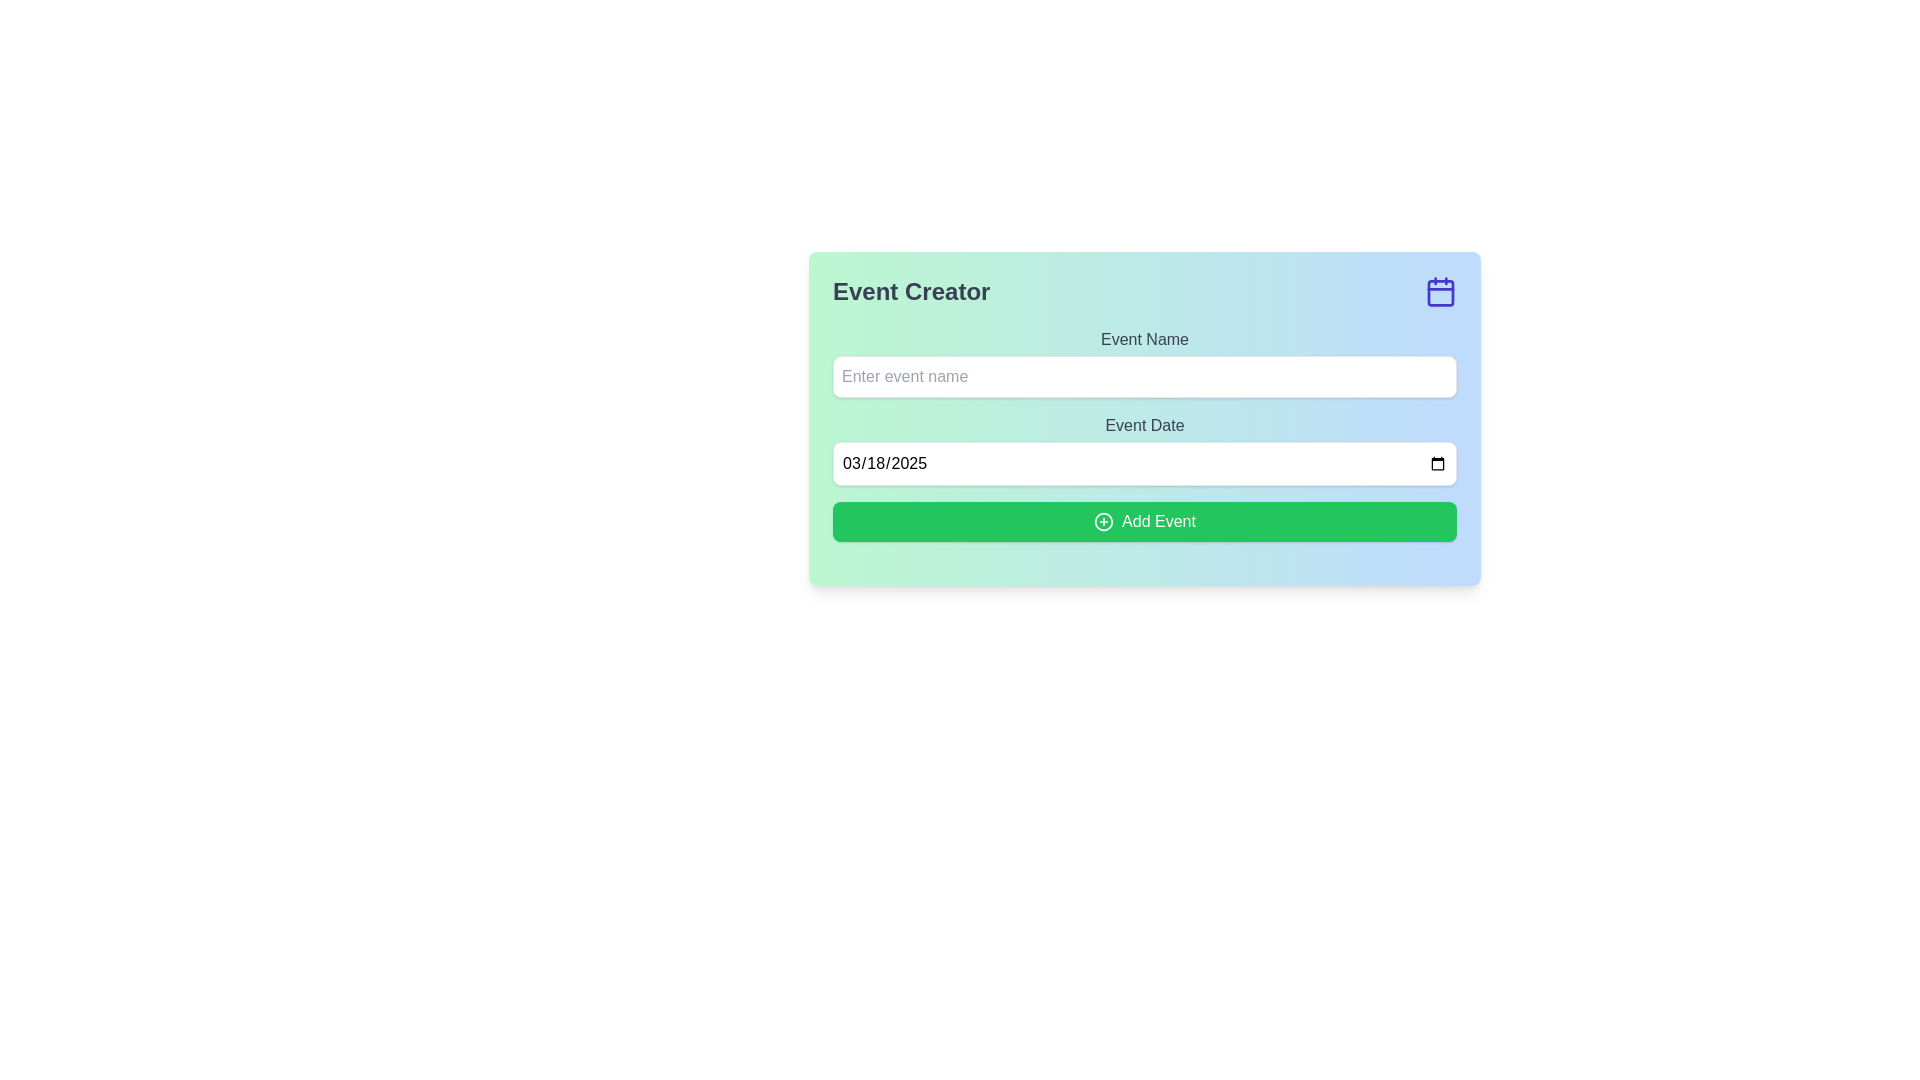 The height and width of the screenshot is (1080, 1920). What do you see at coordinates (1145, 423) in the screenshot?
I see `the label that describes the purpose of the date input field, which is located directly above the date input field within the form structure` at bounding box center [1145, 423].